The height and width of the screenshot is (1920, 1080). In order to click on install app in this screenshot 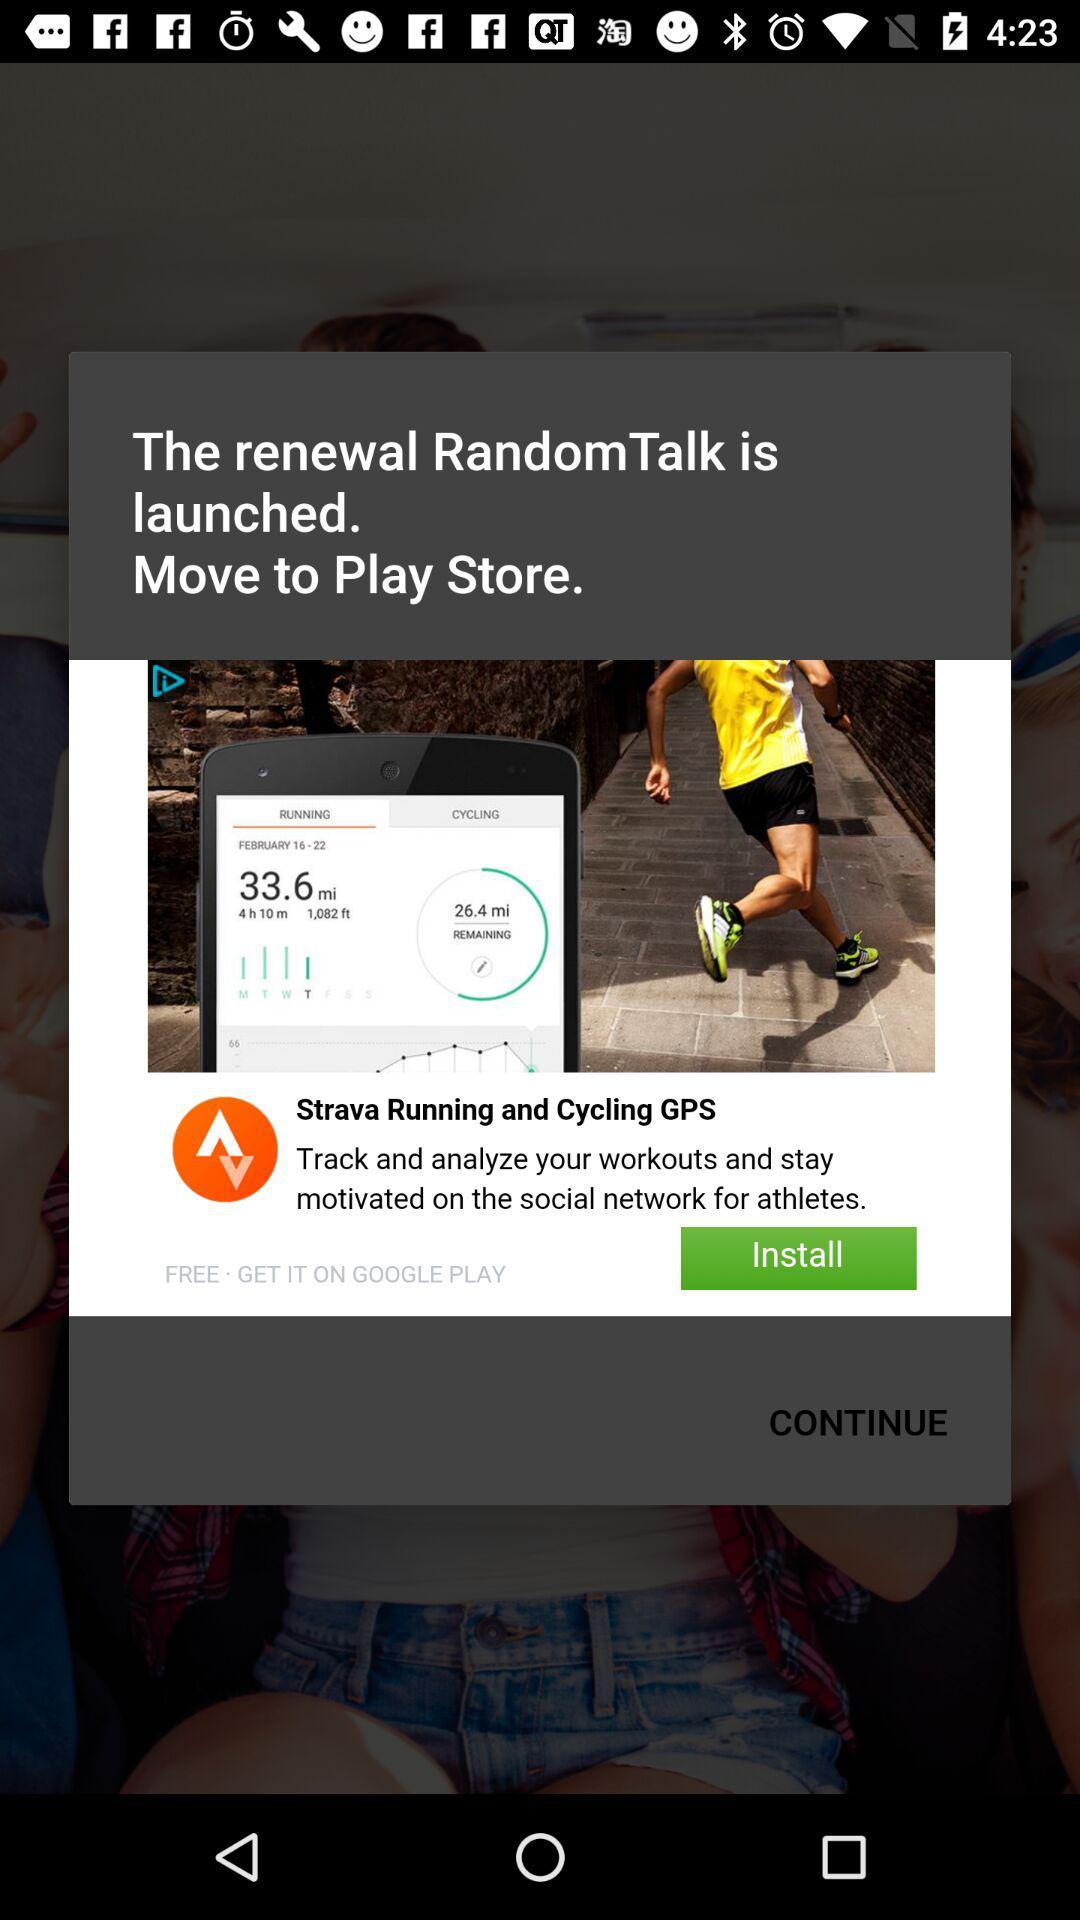, I will do `click(540, 988)`.